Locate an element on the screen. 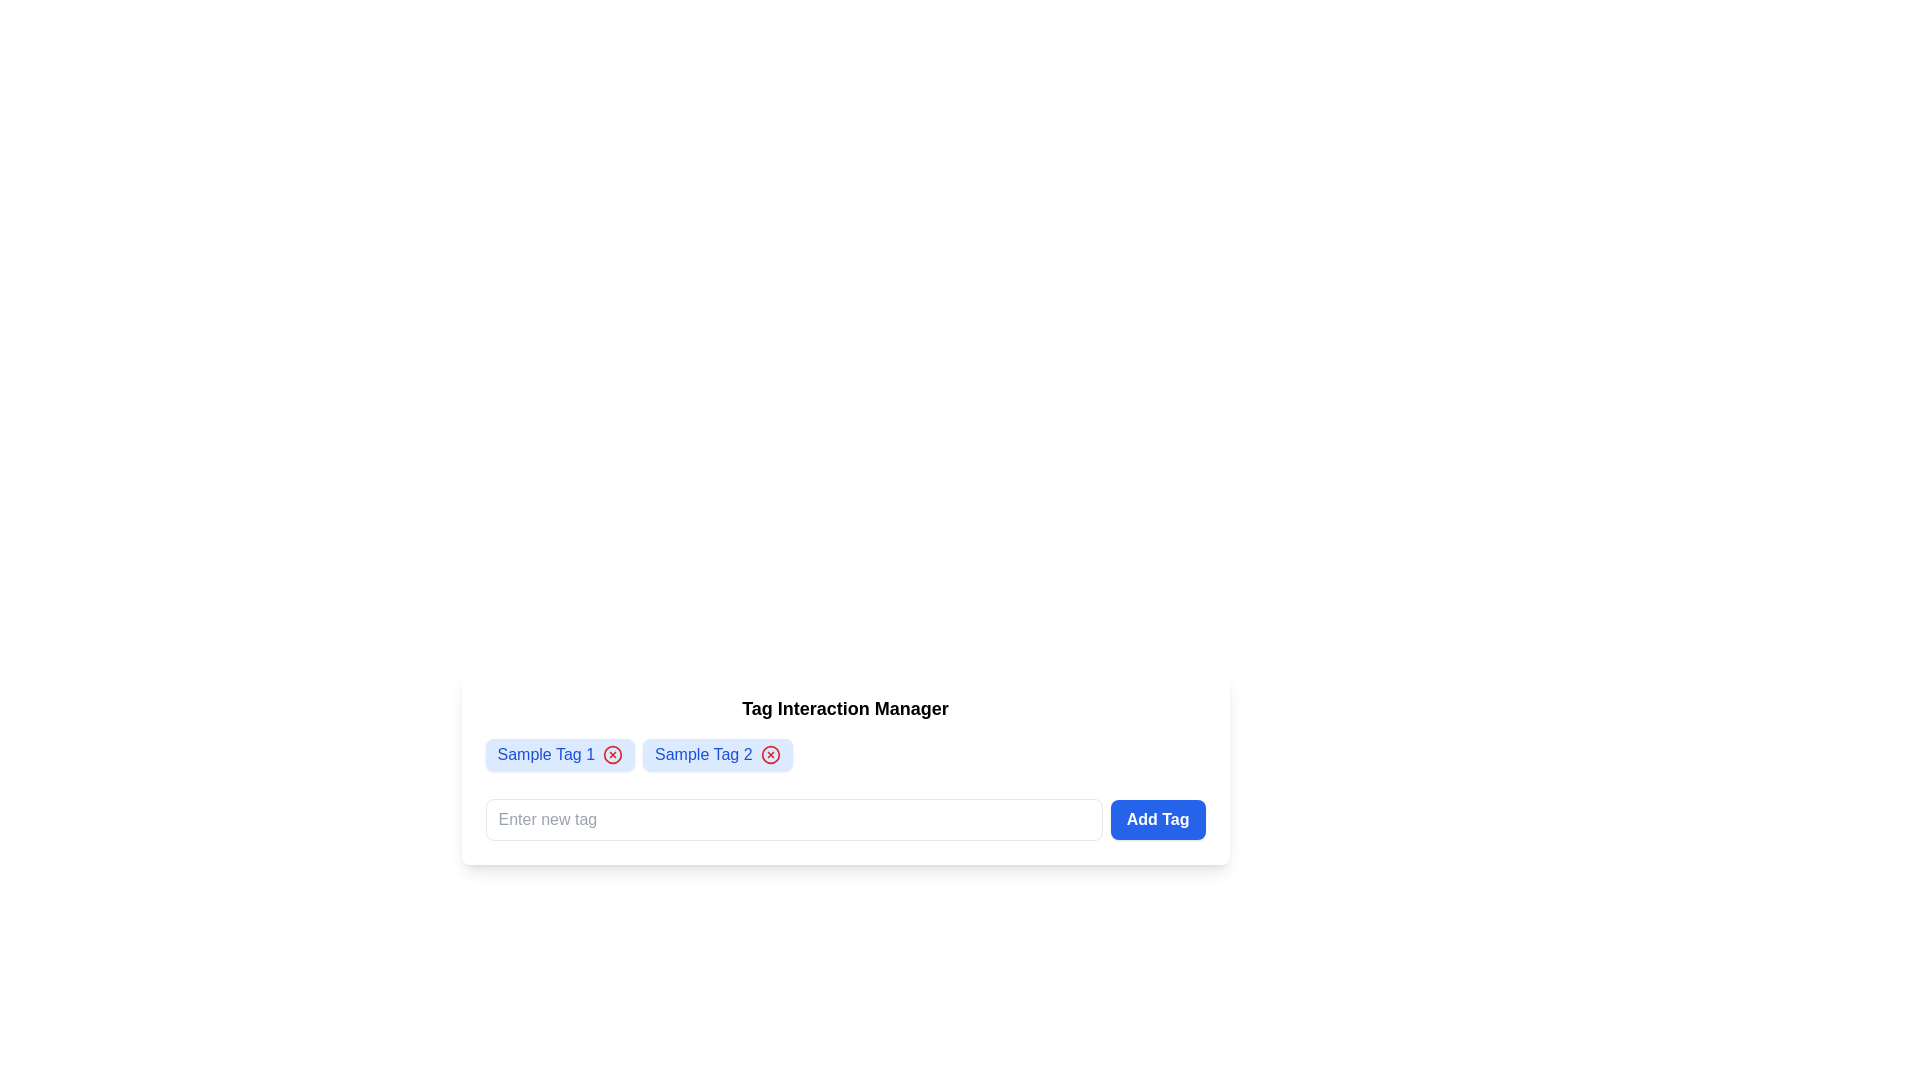 This screenshot has height=1080, width=1920. the interactive tag labeled 'Sample Tag 2' is located at coordinates (717, 755).